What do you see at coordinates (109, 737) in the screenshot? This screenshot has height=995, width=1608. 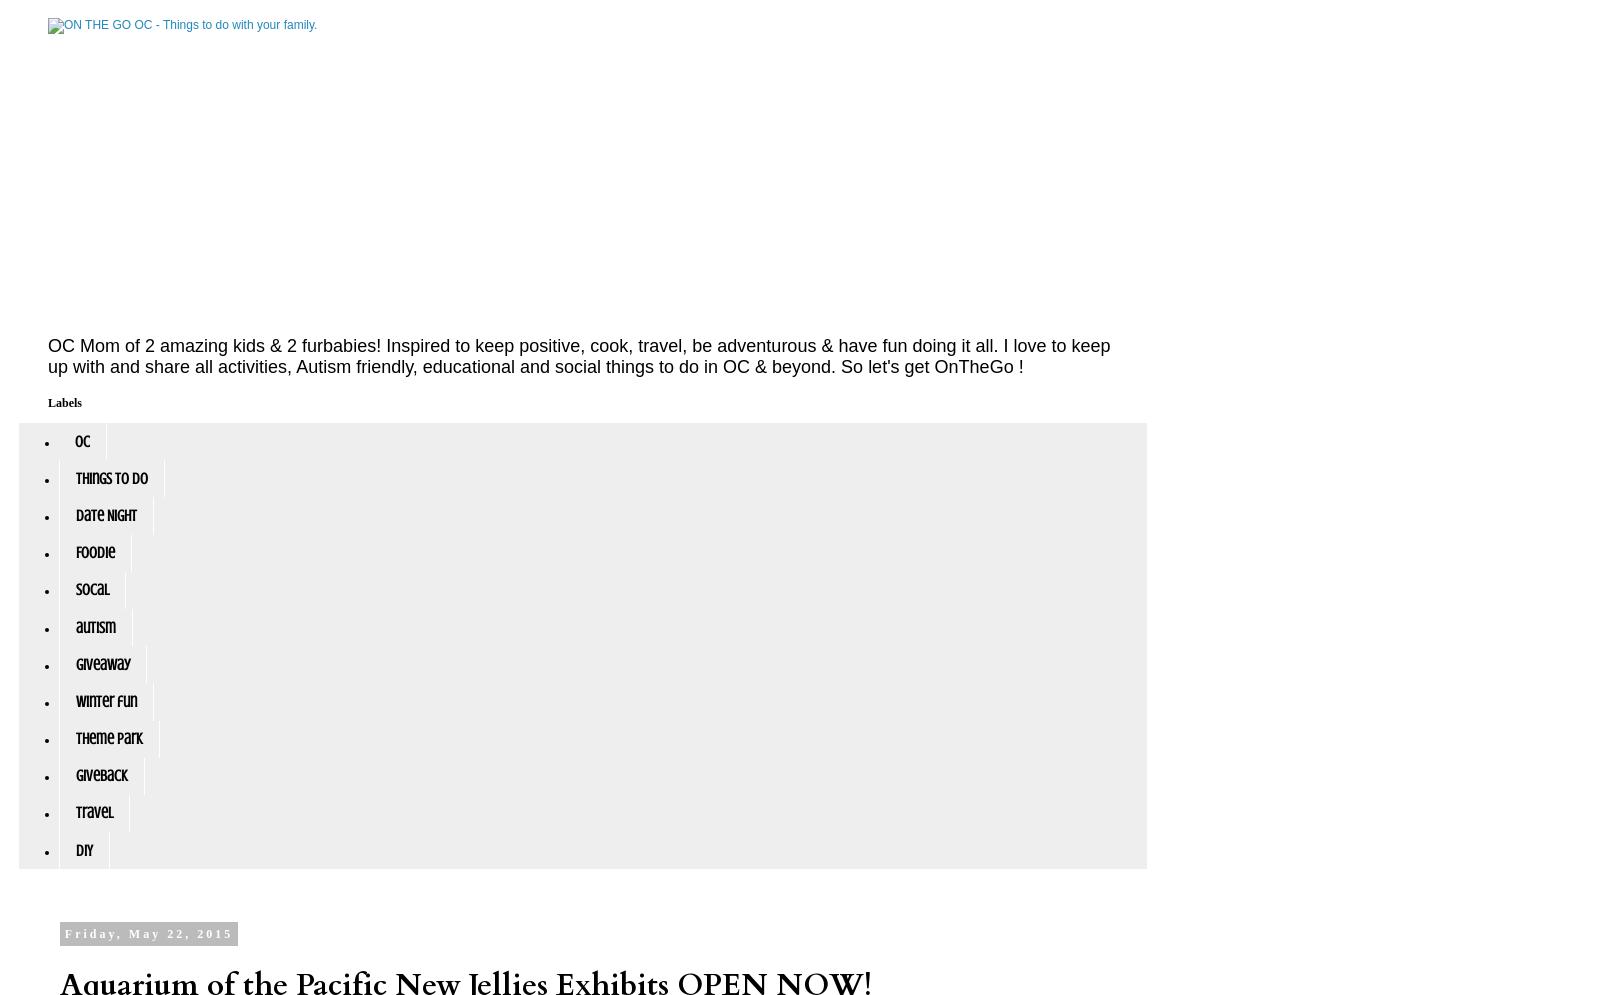 I see `'Theme Park'` at bounding box center [109, 737].